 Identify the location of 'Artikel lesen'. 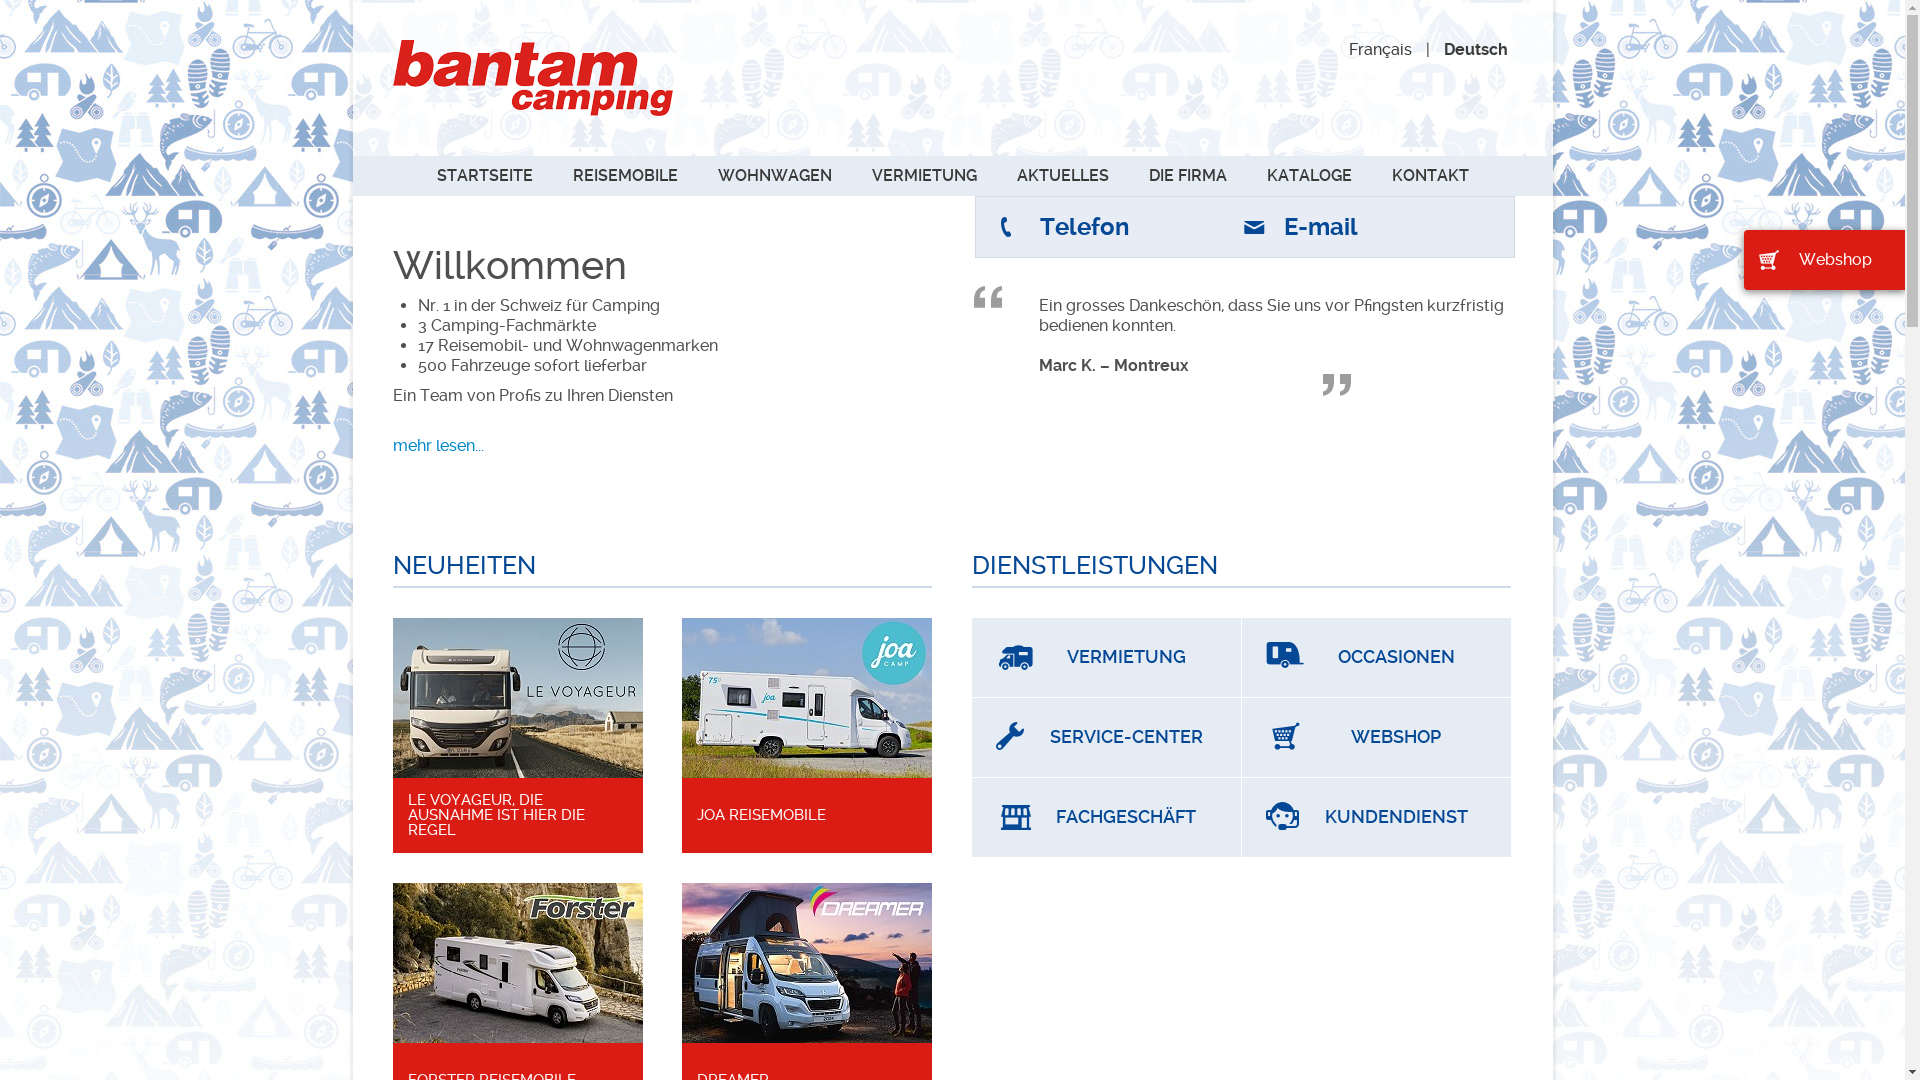
(681, 695).